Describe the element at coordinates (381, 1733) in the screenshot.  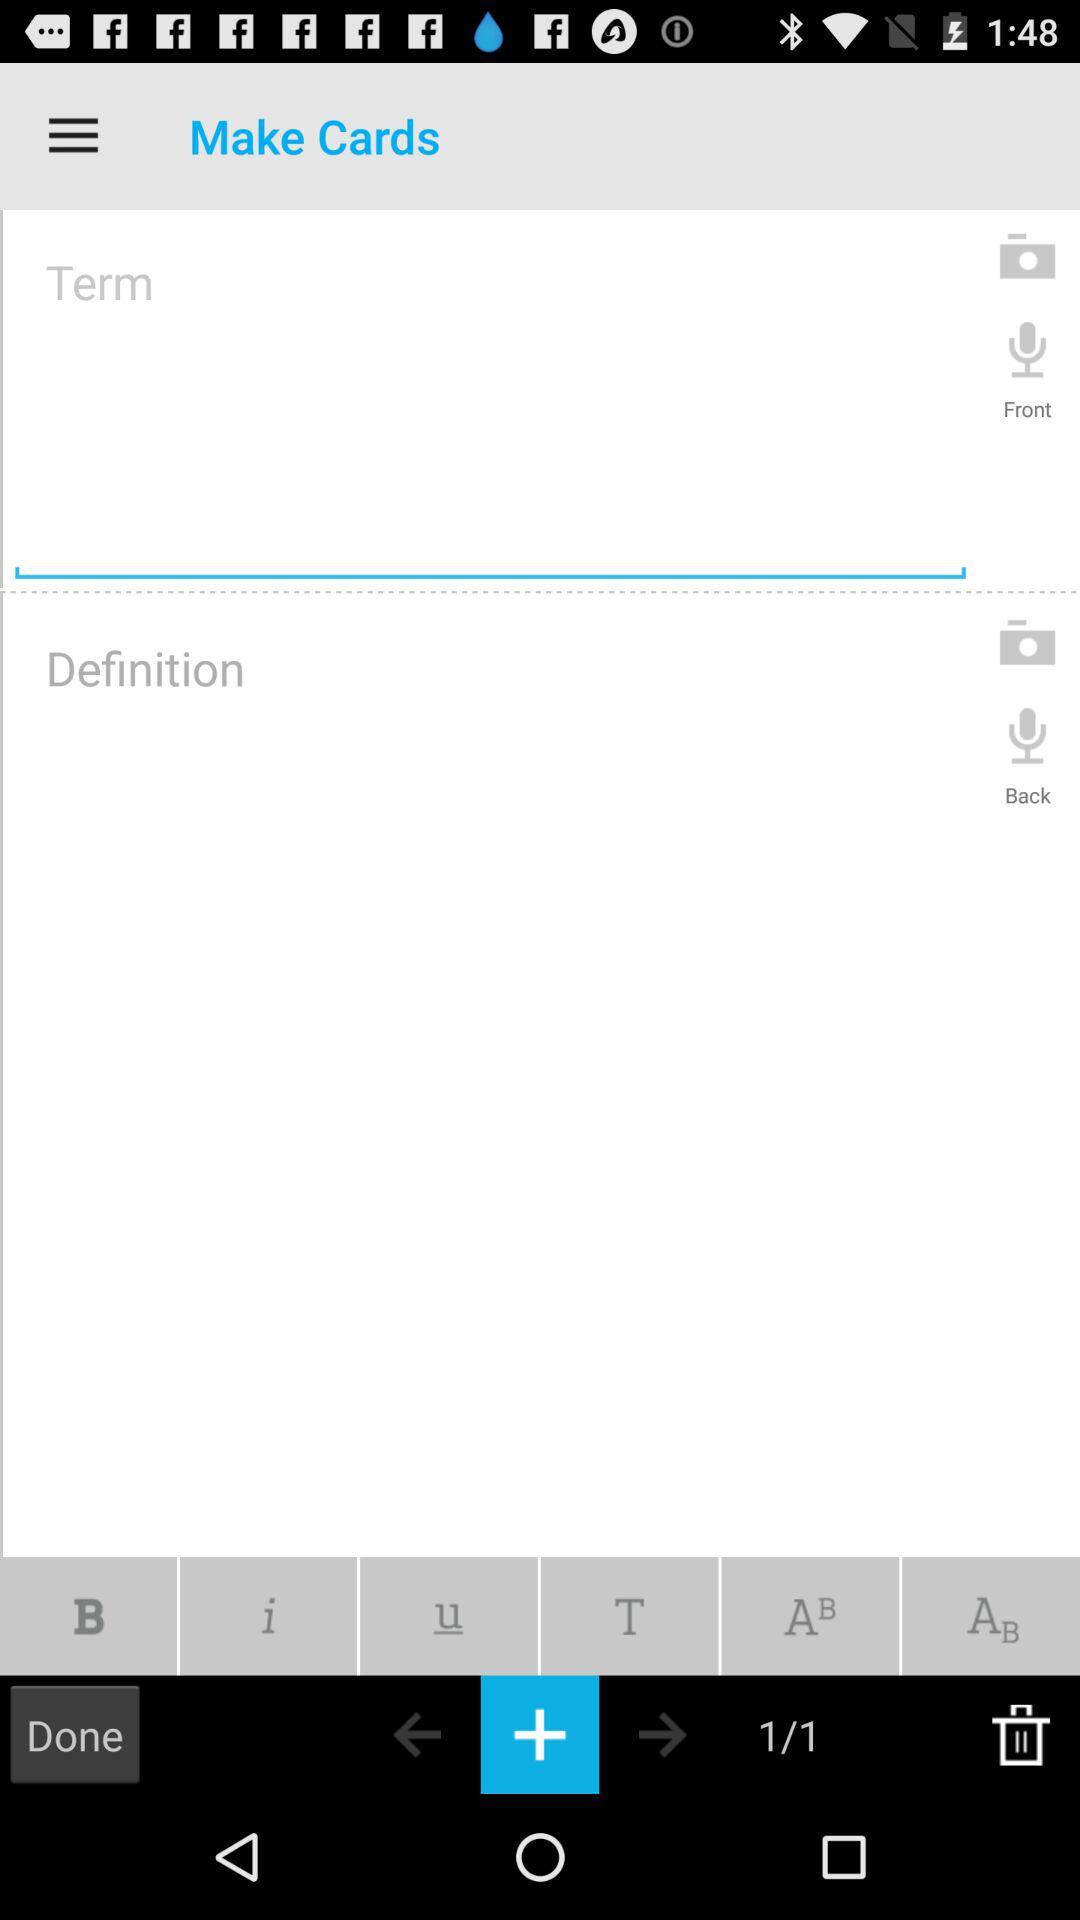
I see `go abck` at that location.